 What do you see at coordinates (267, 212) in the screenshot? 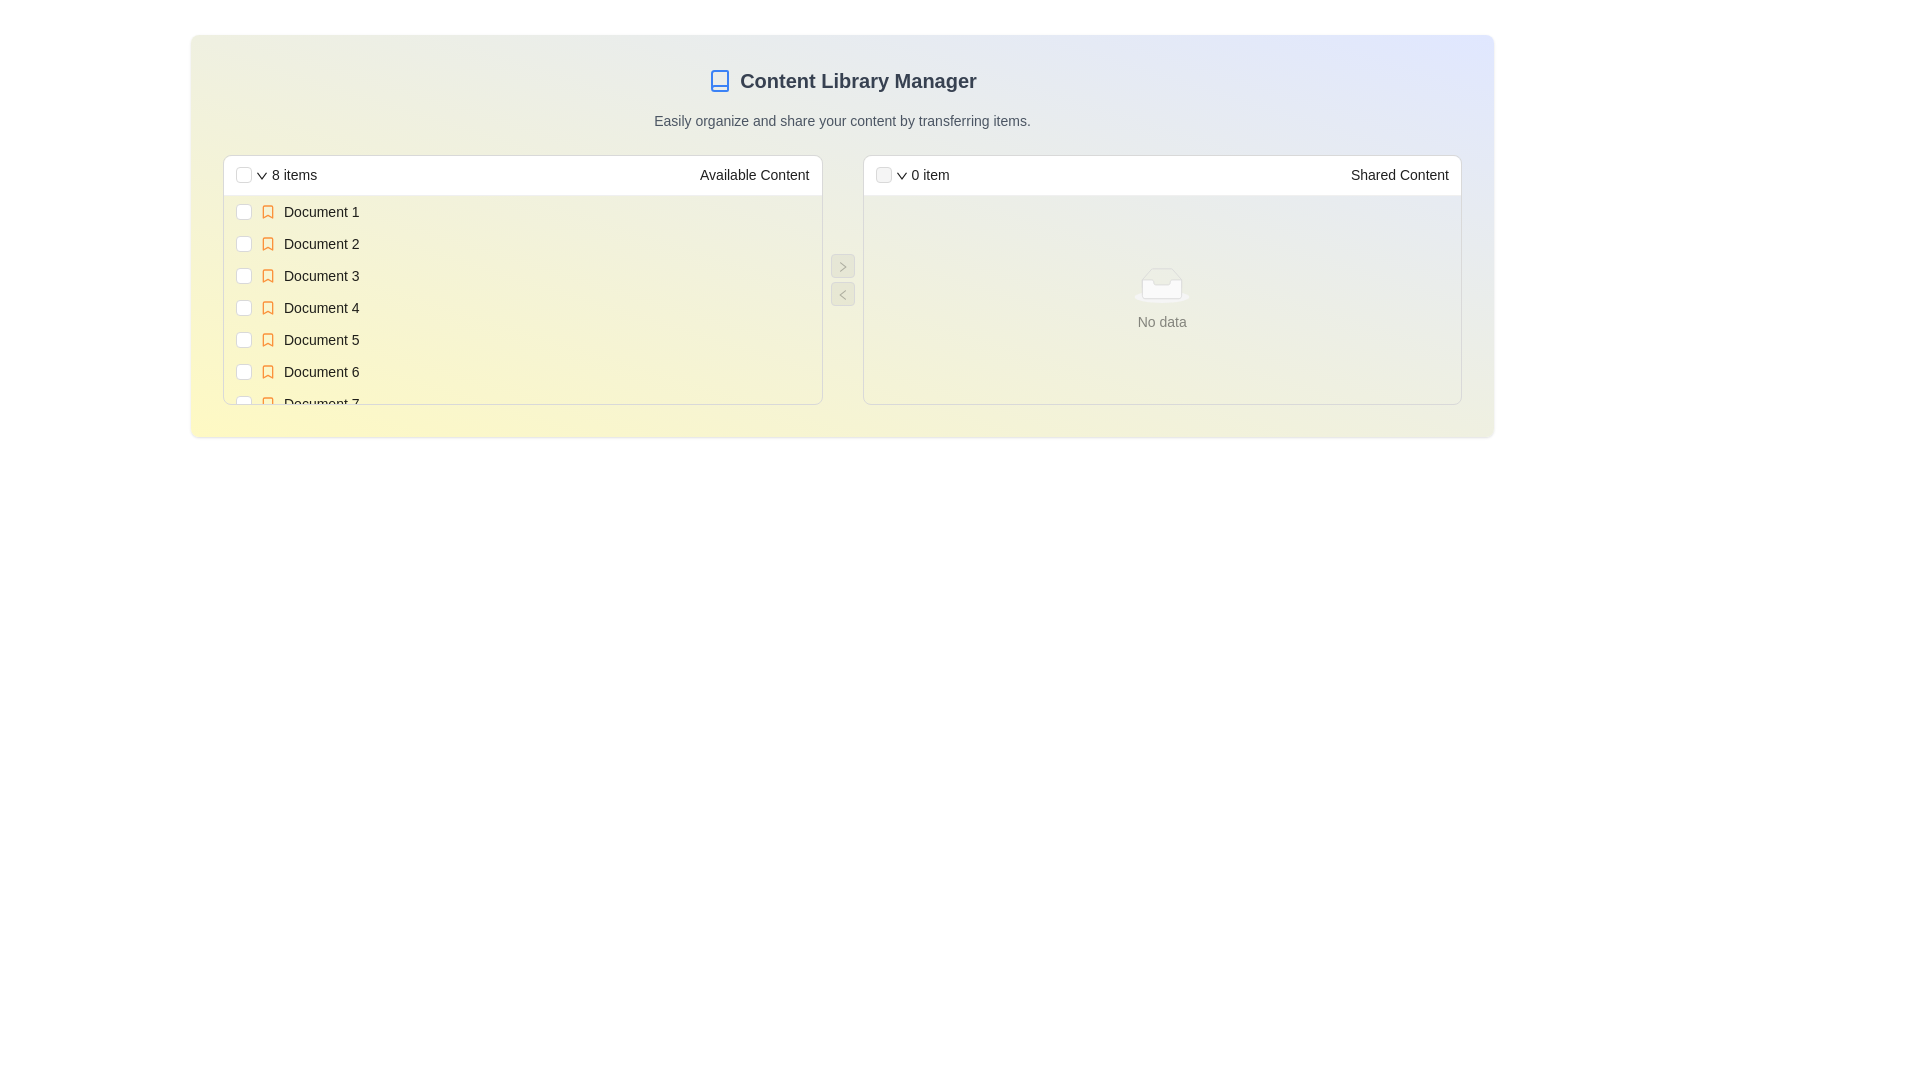
I see `the first bookmark icon to the left of 'Document 1' in the 'Available Content' section` at bounding box center [267, 212].